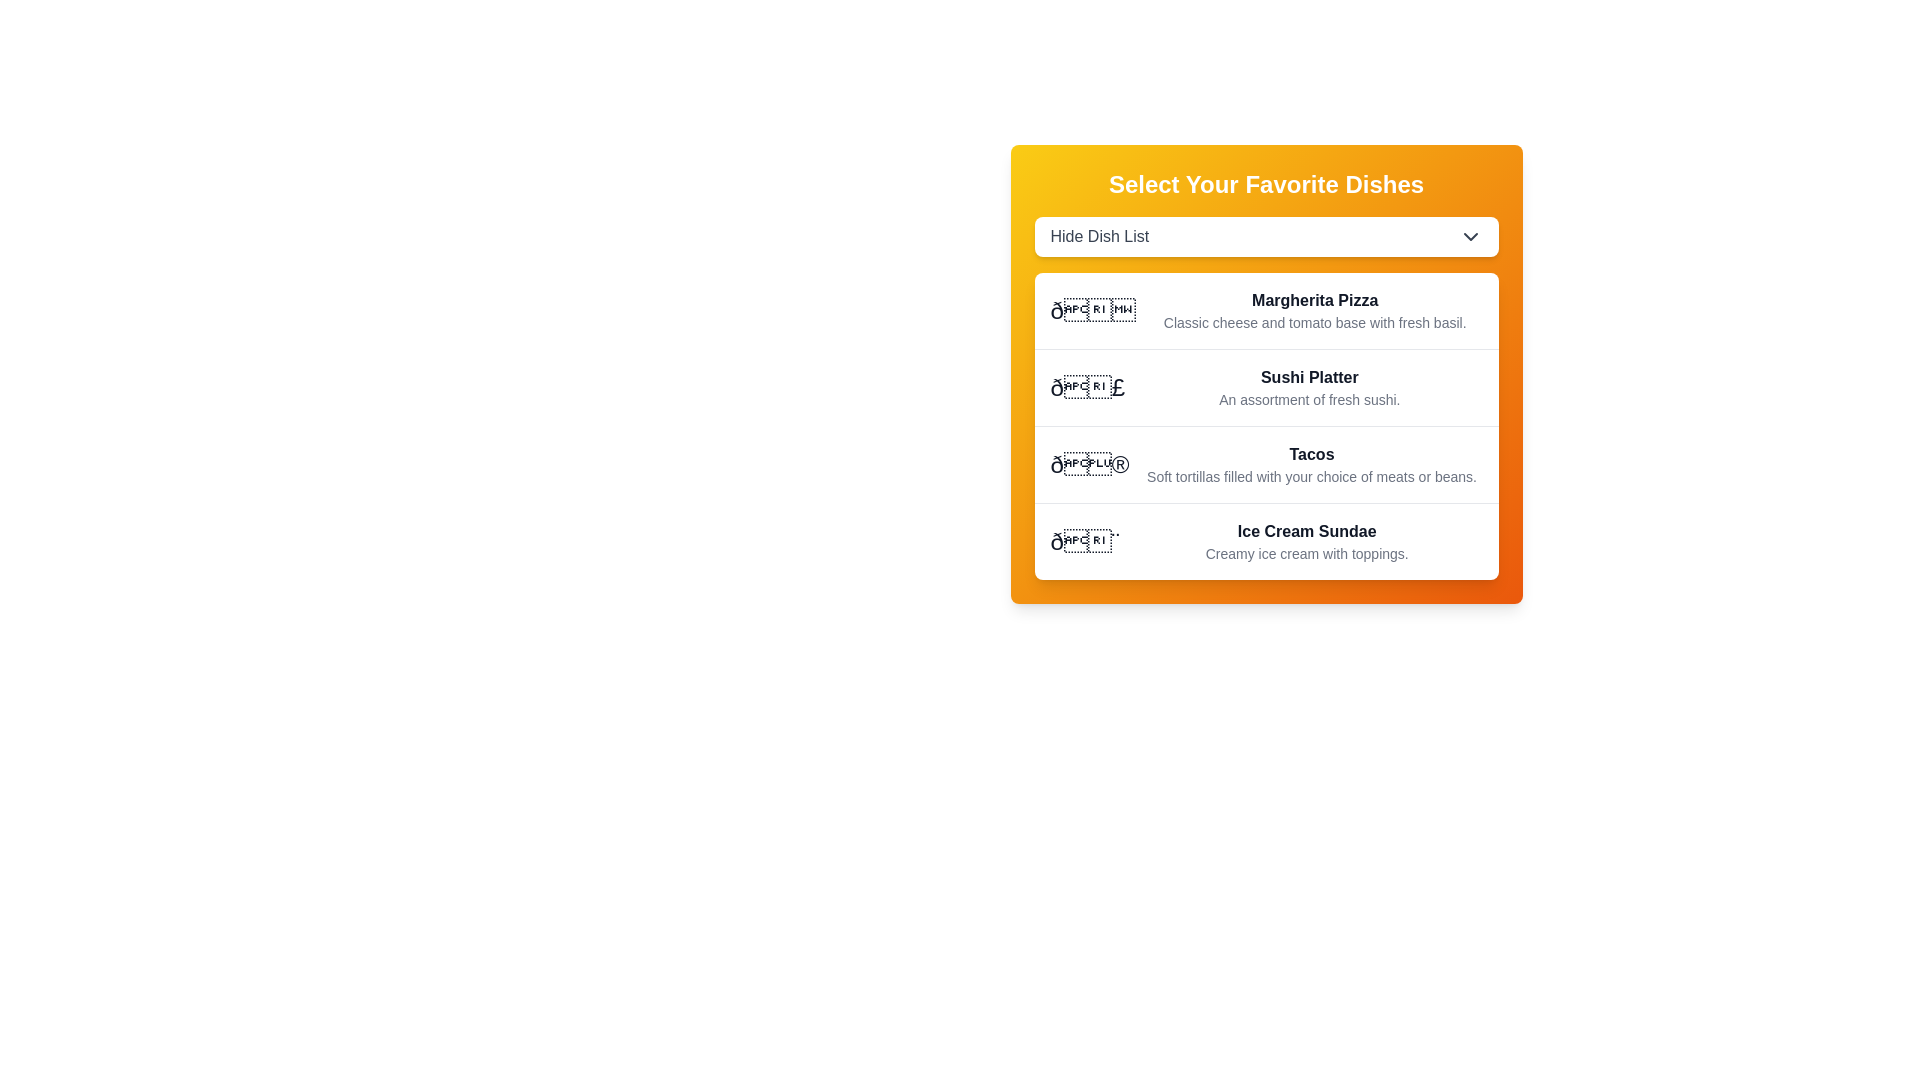 This screenshot has height=1080, width=1920. I want to click on the List Item with Icon and Text that has the primary text 'Tacos', so click(1265, 464).